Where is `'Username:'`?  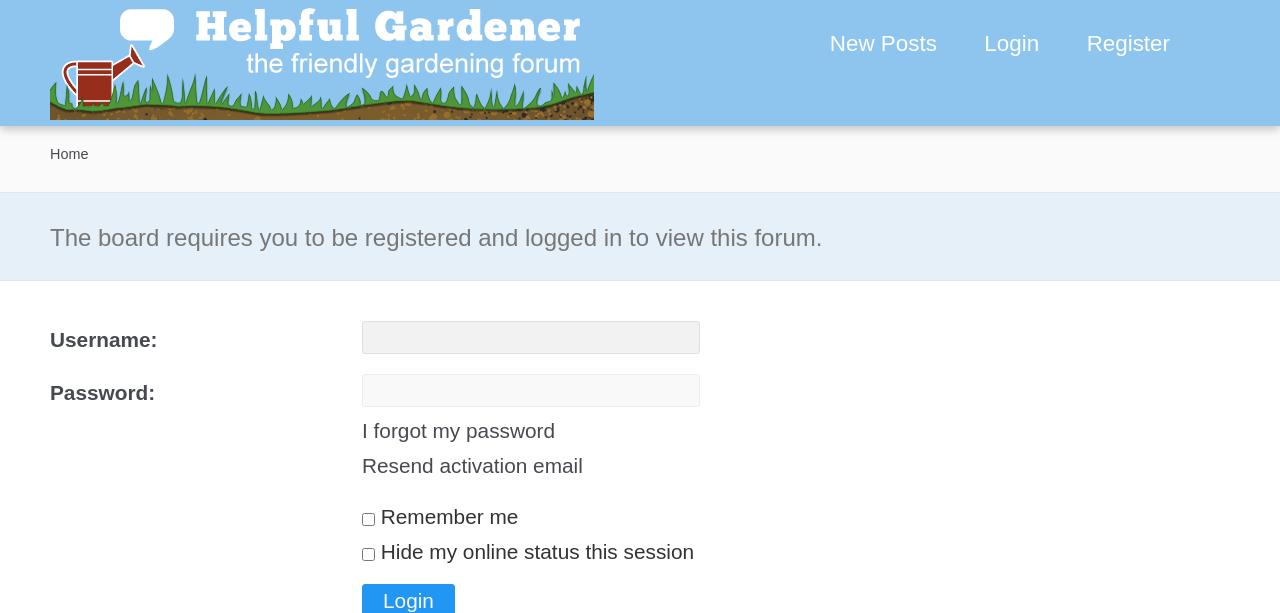
'Username:' is located at coordinates (50, 337).